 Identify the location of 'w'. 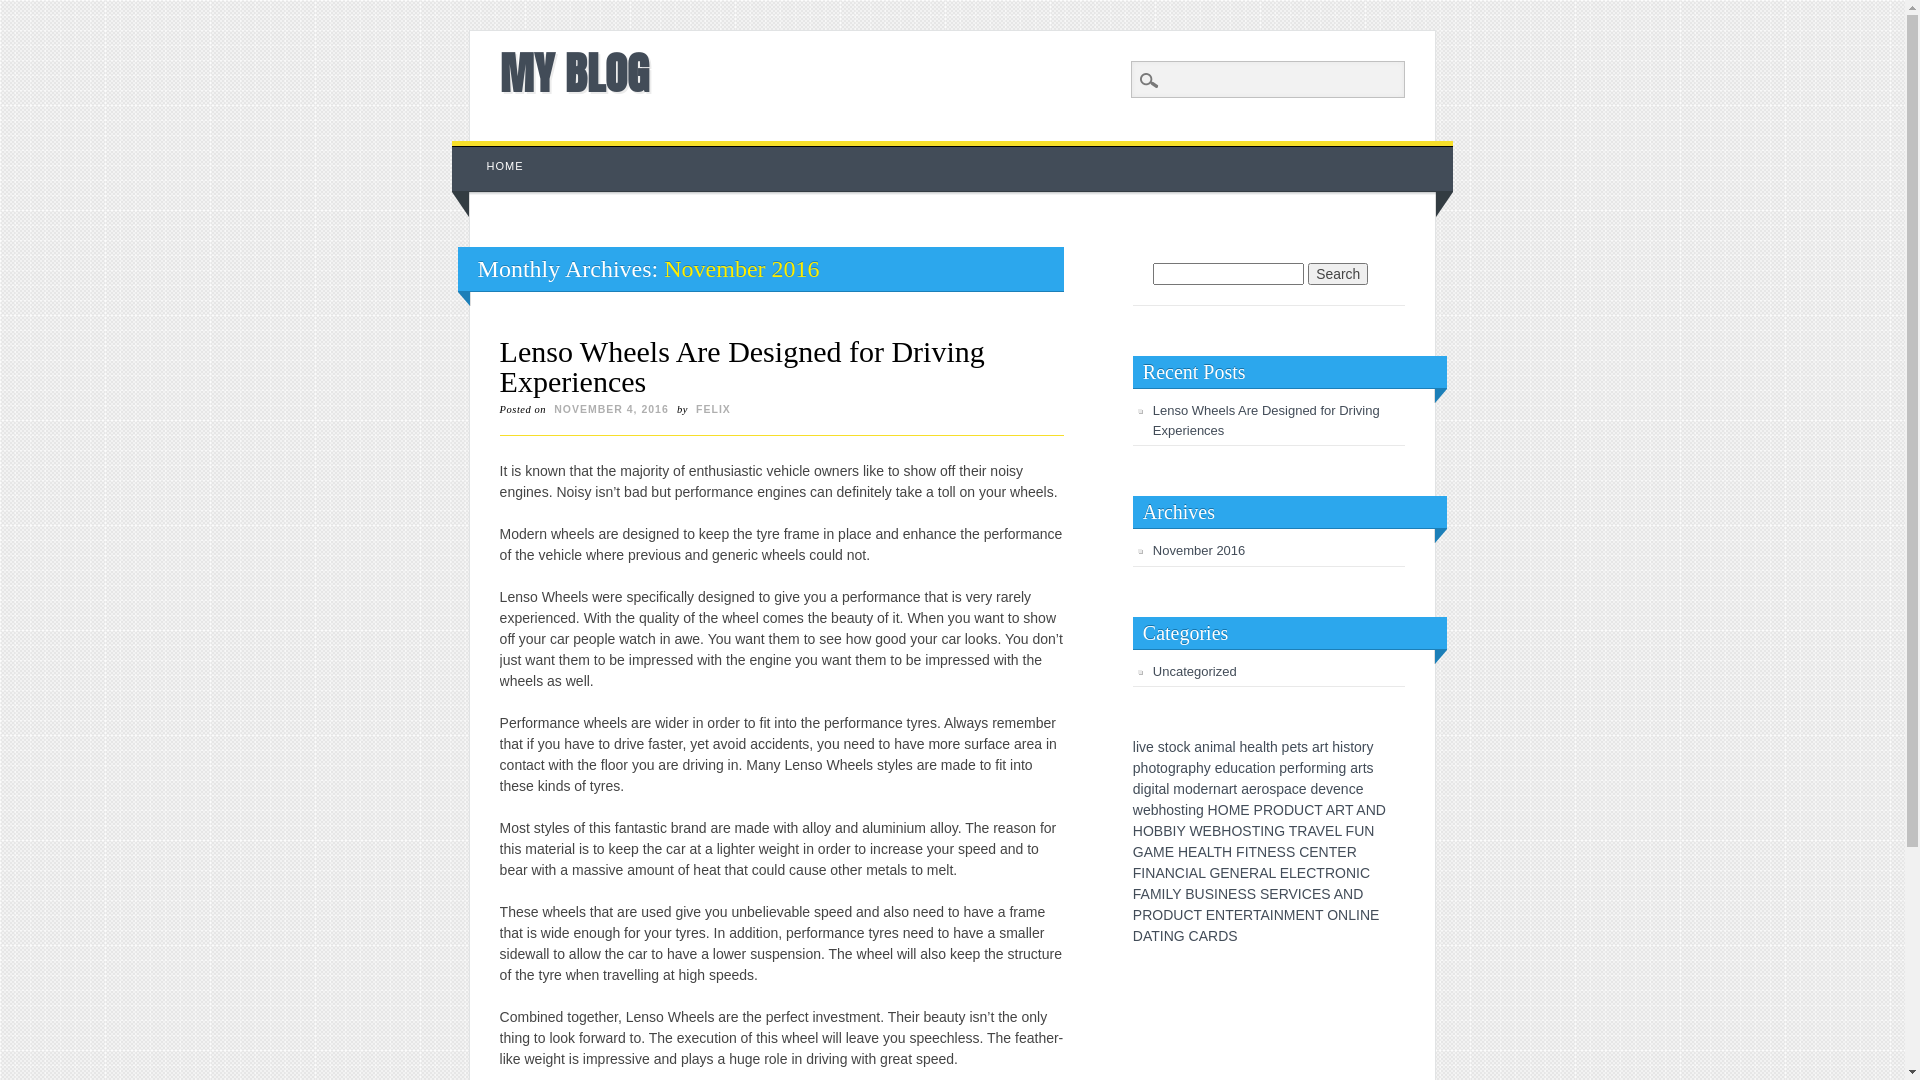
(1137, 810).